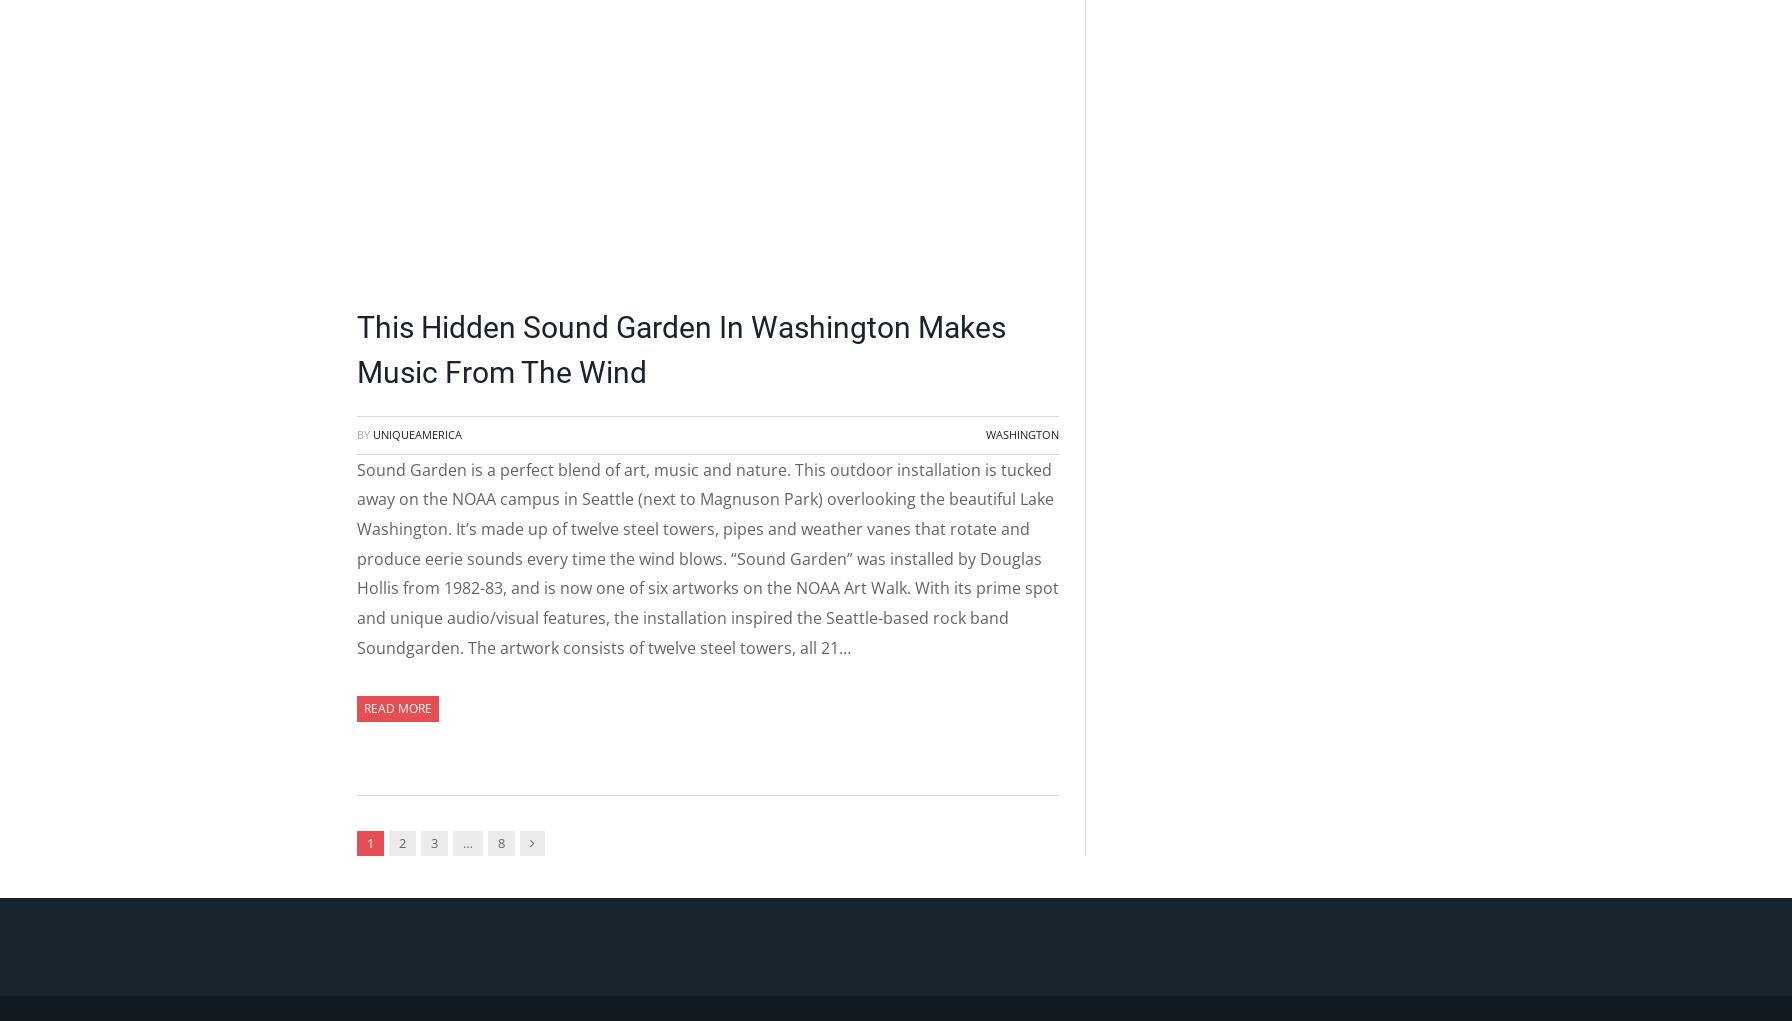 This screenshot has width=1792, height=1021. Describe the element at coordinates (365, 434) in the screenshot. I see `'By'` at that location.